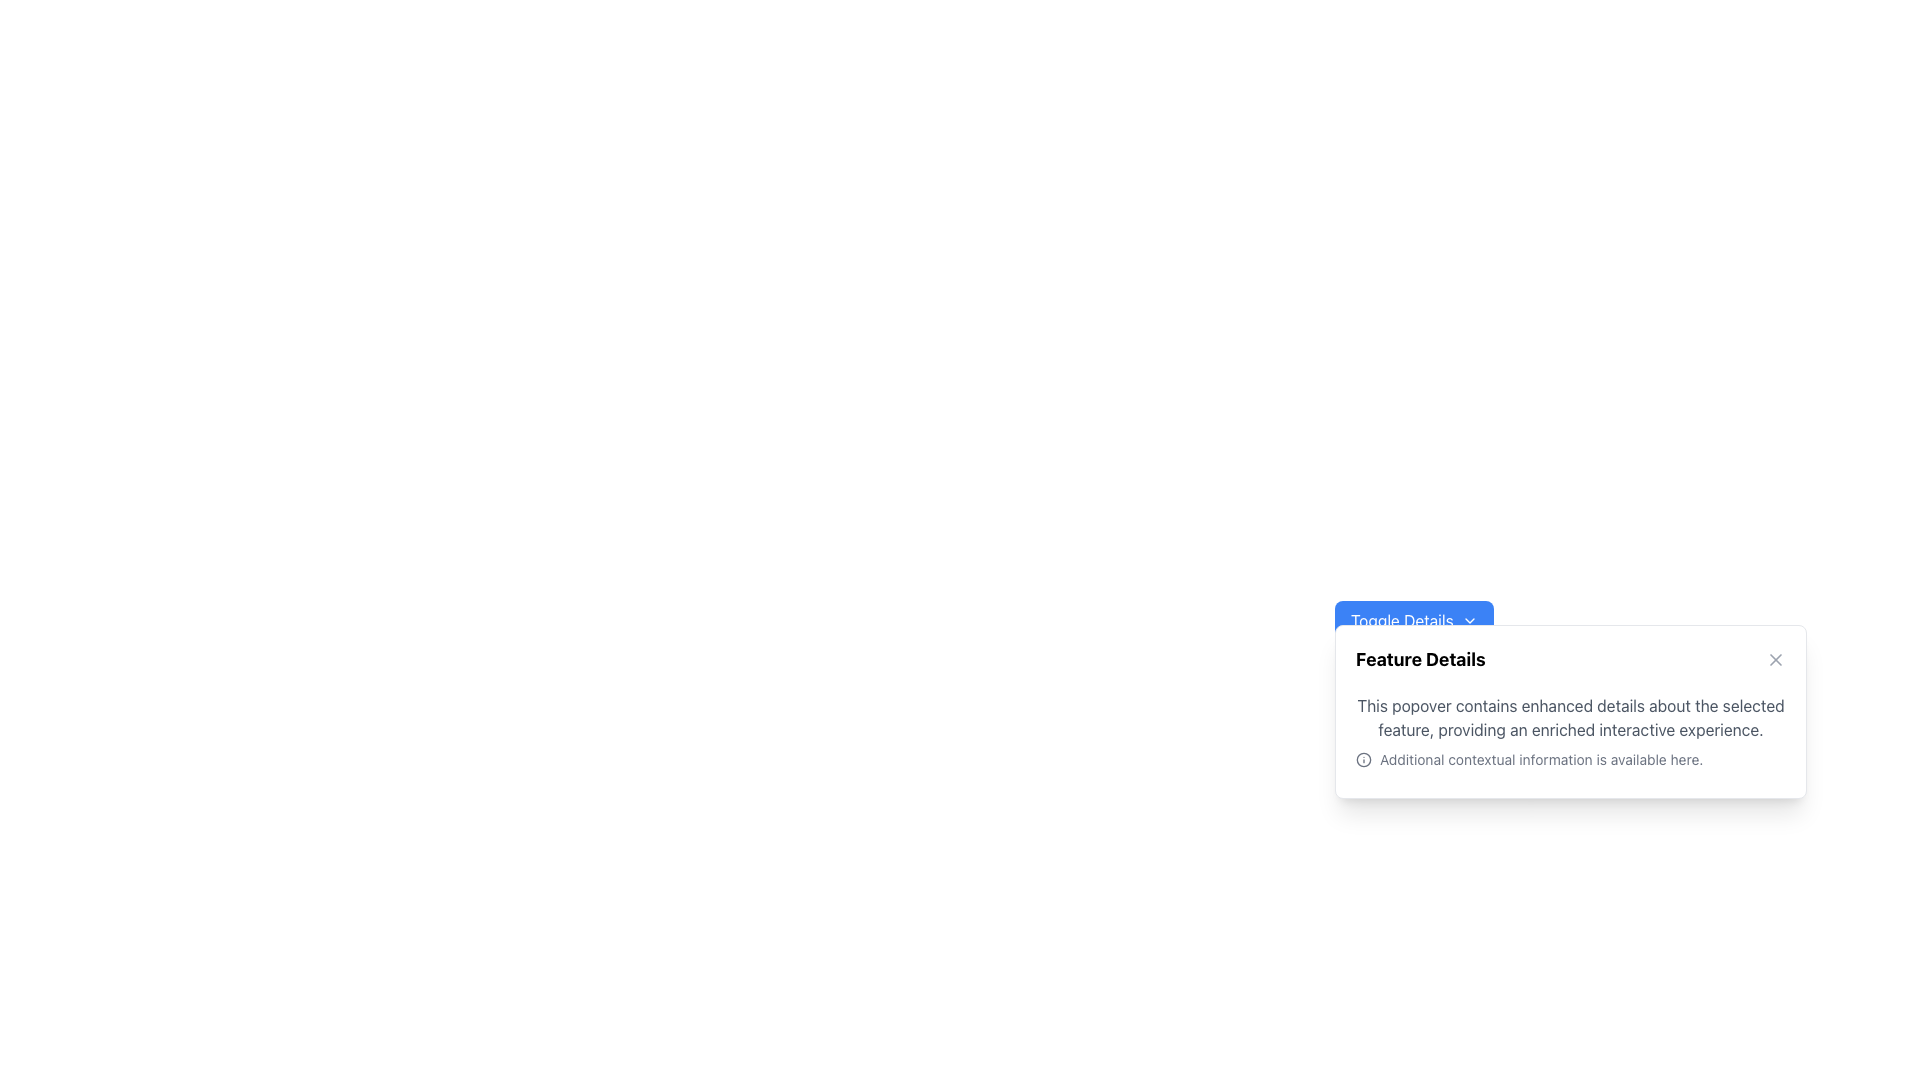  What do you see at coordinates (1569, 716) in the screenshot?
I see `the text block displaying the sentence: 'This popover contains enhanced details about the selected feature, providing an enriched interactive experience.' which is styled with gray text color (#808080) and is positioned above the 'Additional contextual information is available here.' text` at bounding box center [1569, 716].